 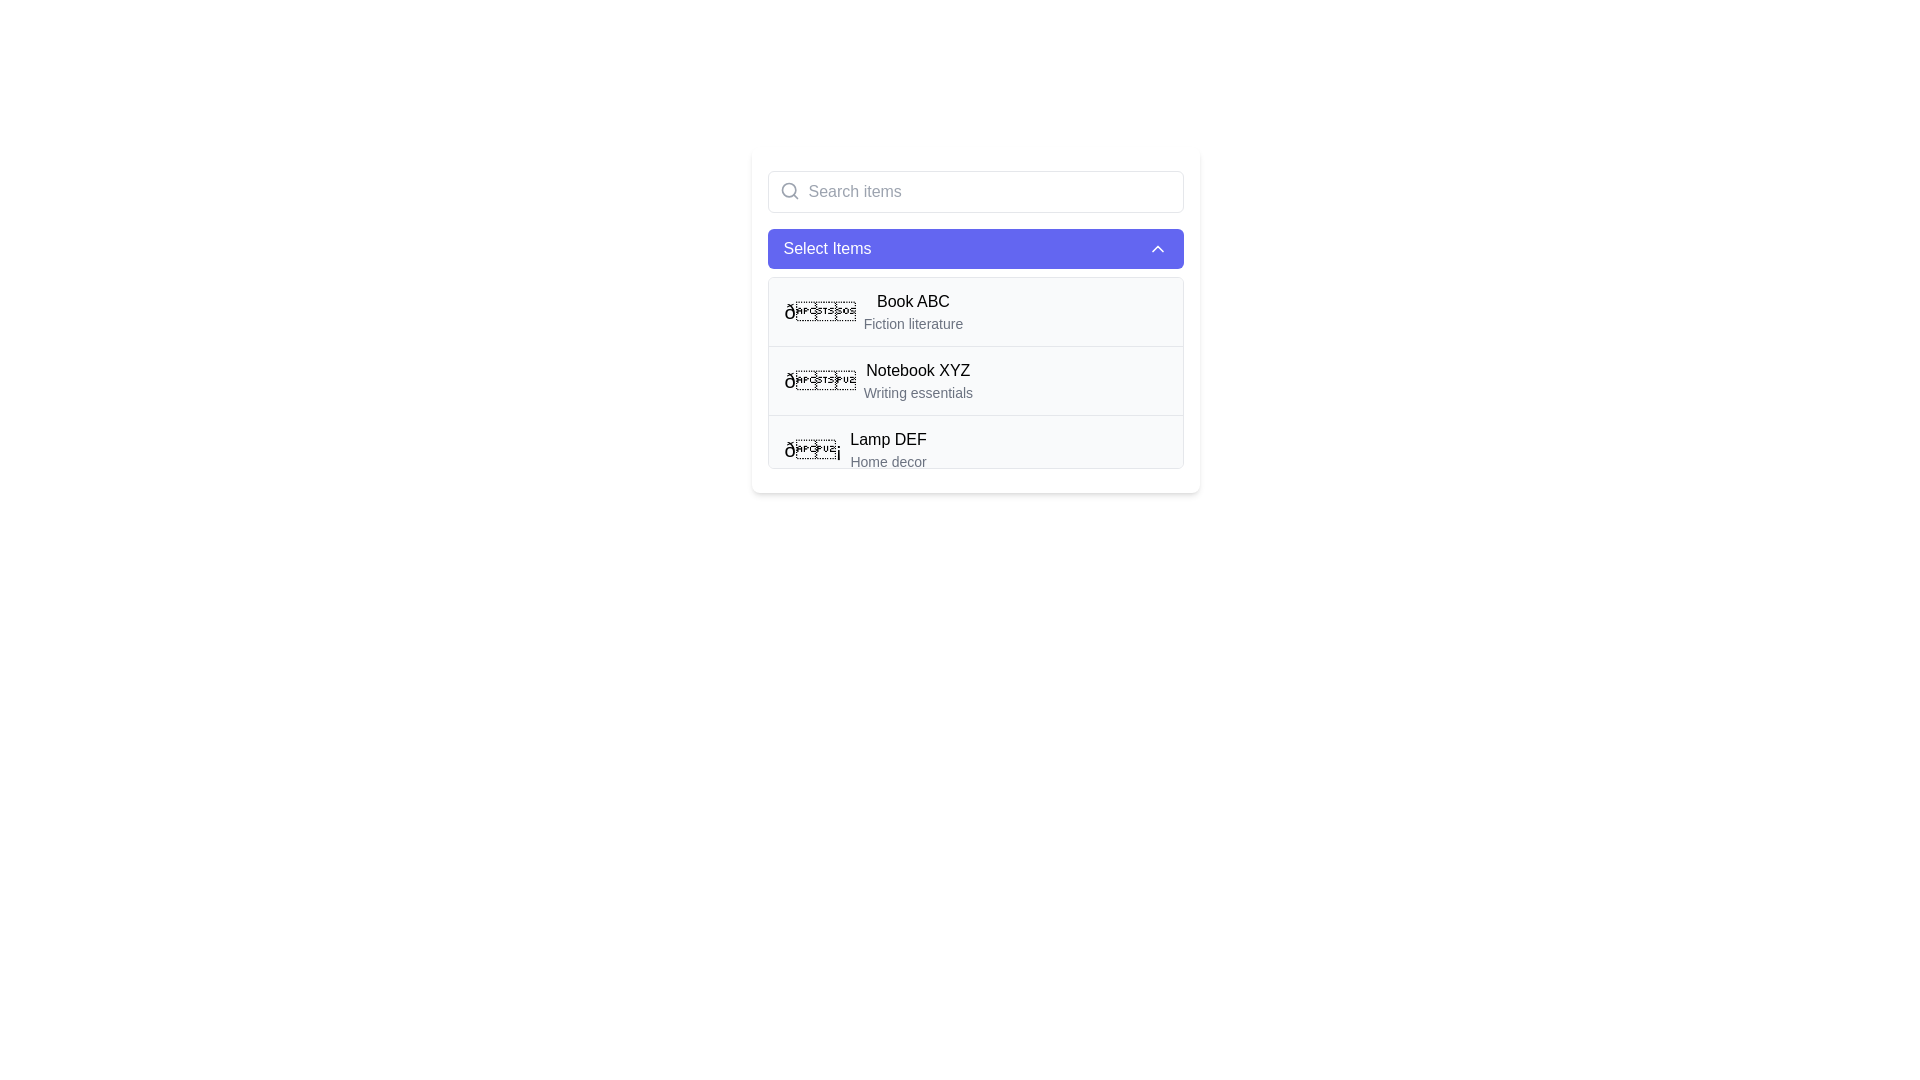 What do you see at coordinates (975, 312) in the screenshot?
I see `the first selectable item in the dropdown menu labeled 'Book ABC', which is identified by its description 'Fiction literature'` at bounding box center [975, 312].